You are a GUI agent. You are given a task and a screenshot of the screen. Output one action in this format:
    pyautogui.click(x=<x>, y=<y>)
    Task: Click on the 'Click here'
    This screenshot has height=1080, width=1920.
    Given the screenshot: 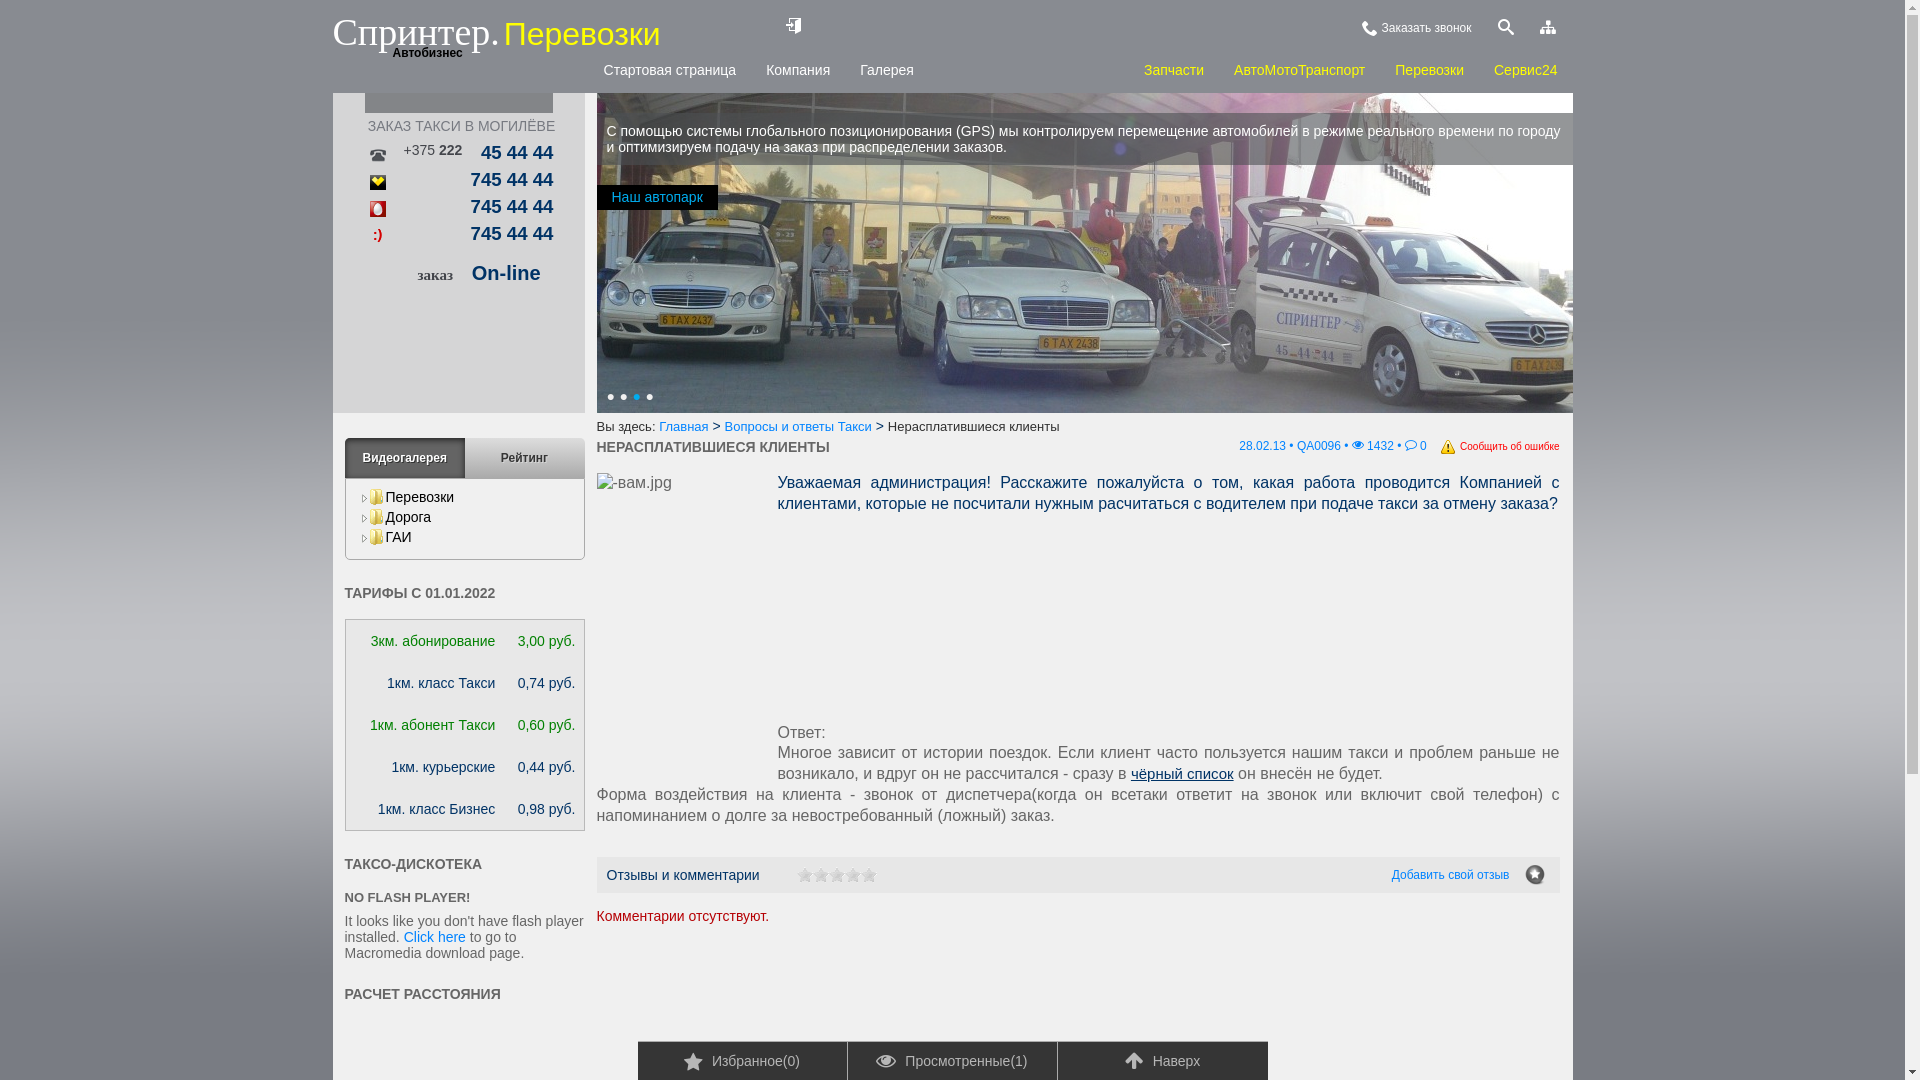 What is the action you would take?
    pyautogui.click(x=434, y=937)
    